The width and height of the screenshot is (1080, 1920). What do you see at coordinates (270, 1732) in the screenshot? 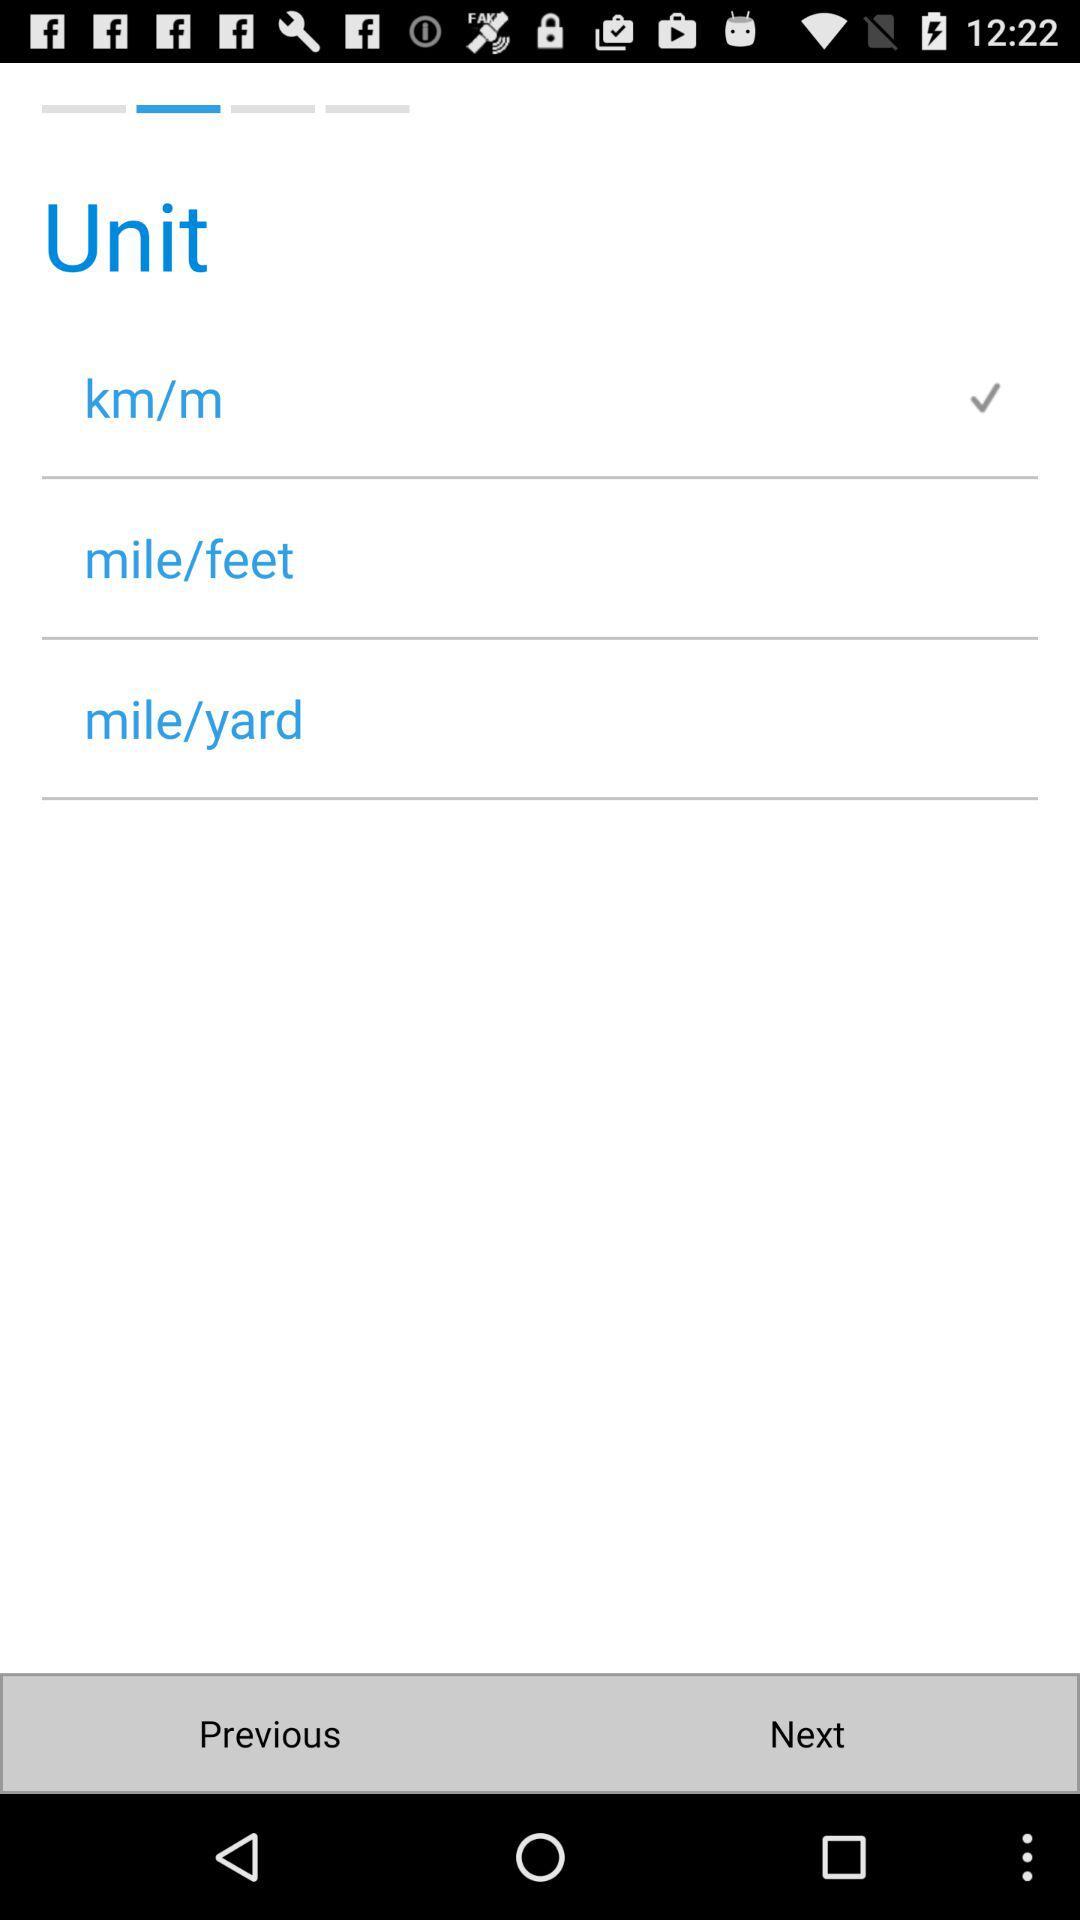
I see `the previous button` at bounding box center [270, 1732].